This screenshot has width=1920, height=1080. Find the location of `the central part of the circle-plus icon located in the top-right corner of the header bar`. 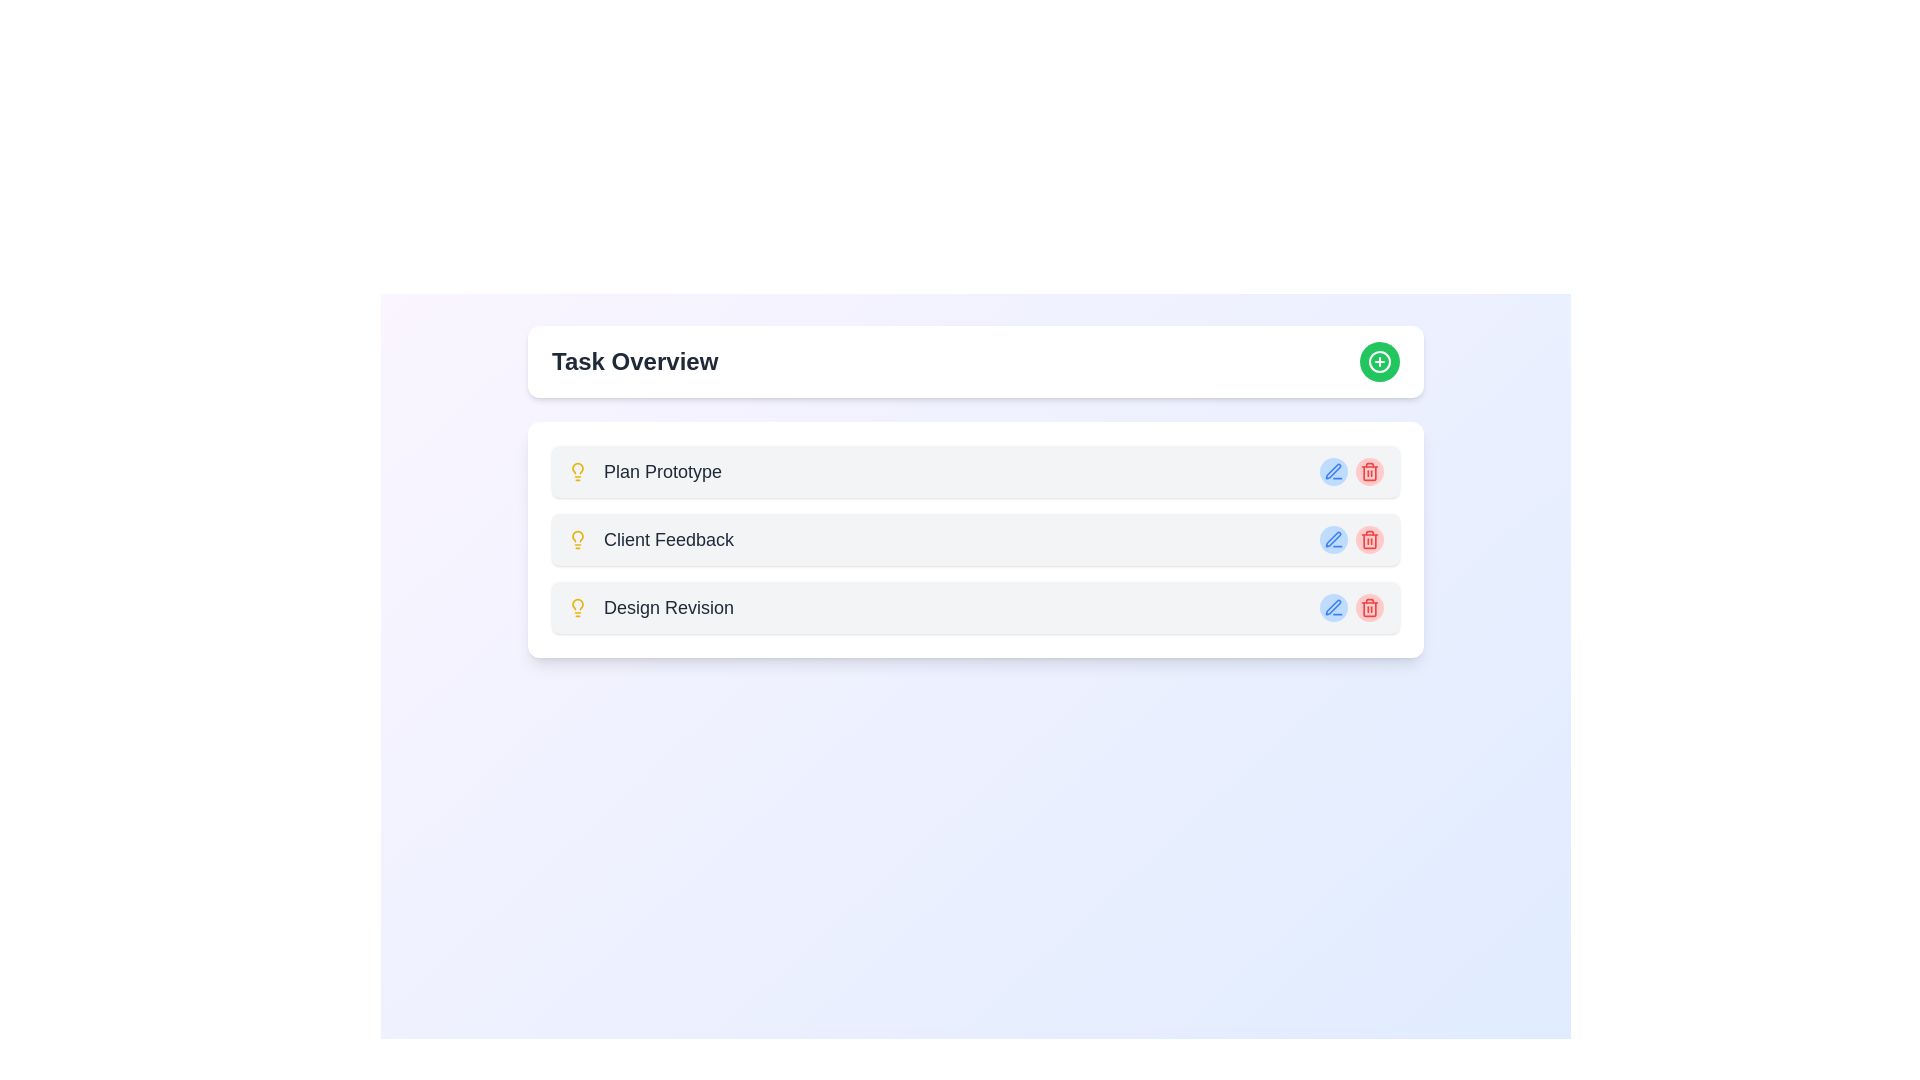

the central part of the circle-plus icon located in the top-right corner of the header bar is located at coordinates (1379, 362).